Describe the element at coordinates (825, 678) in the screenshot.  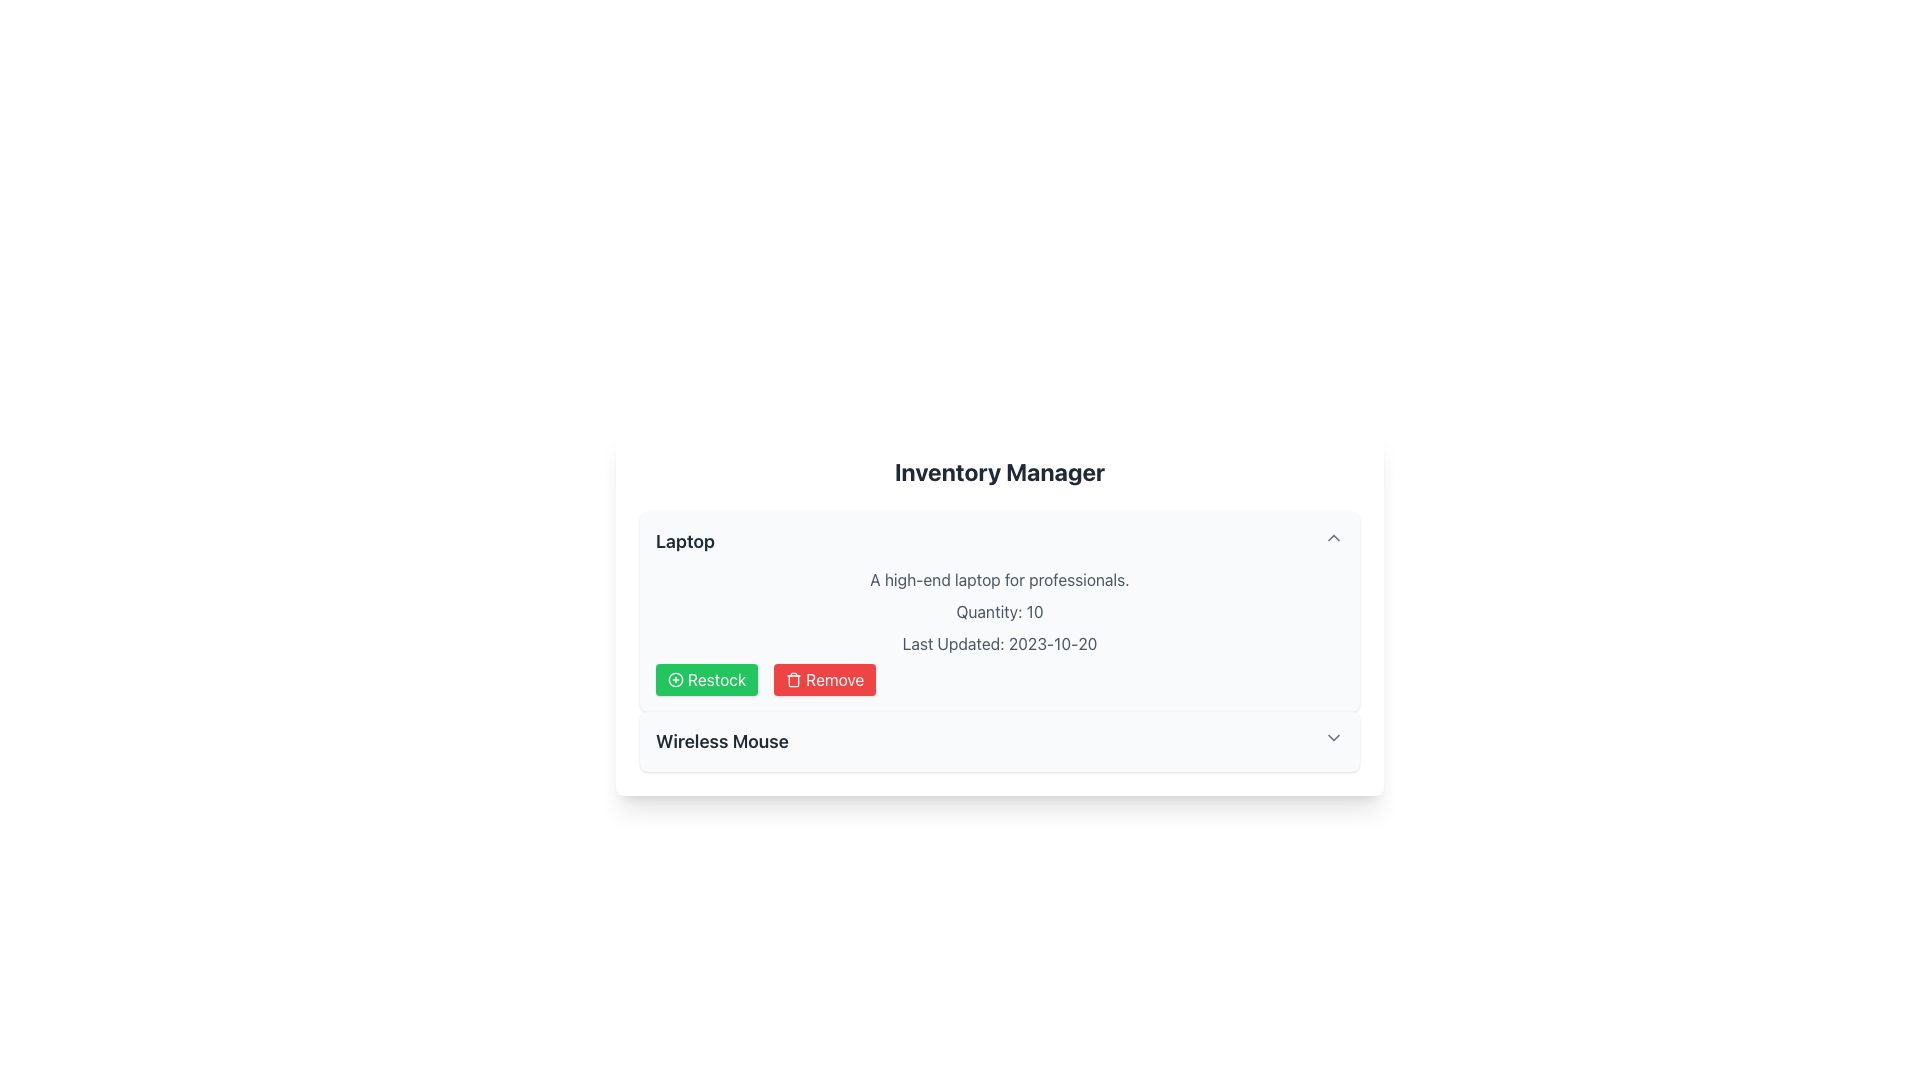
I see `the second button in the row of actions below the description of the 'Laptop' item` at that location.